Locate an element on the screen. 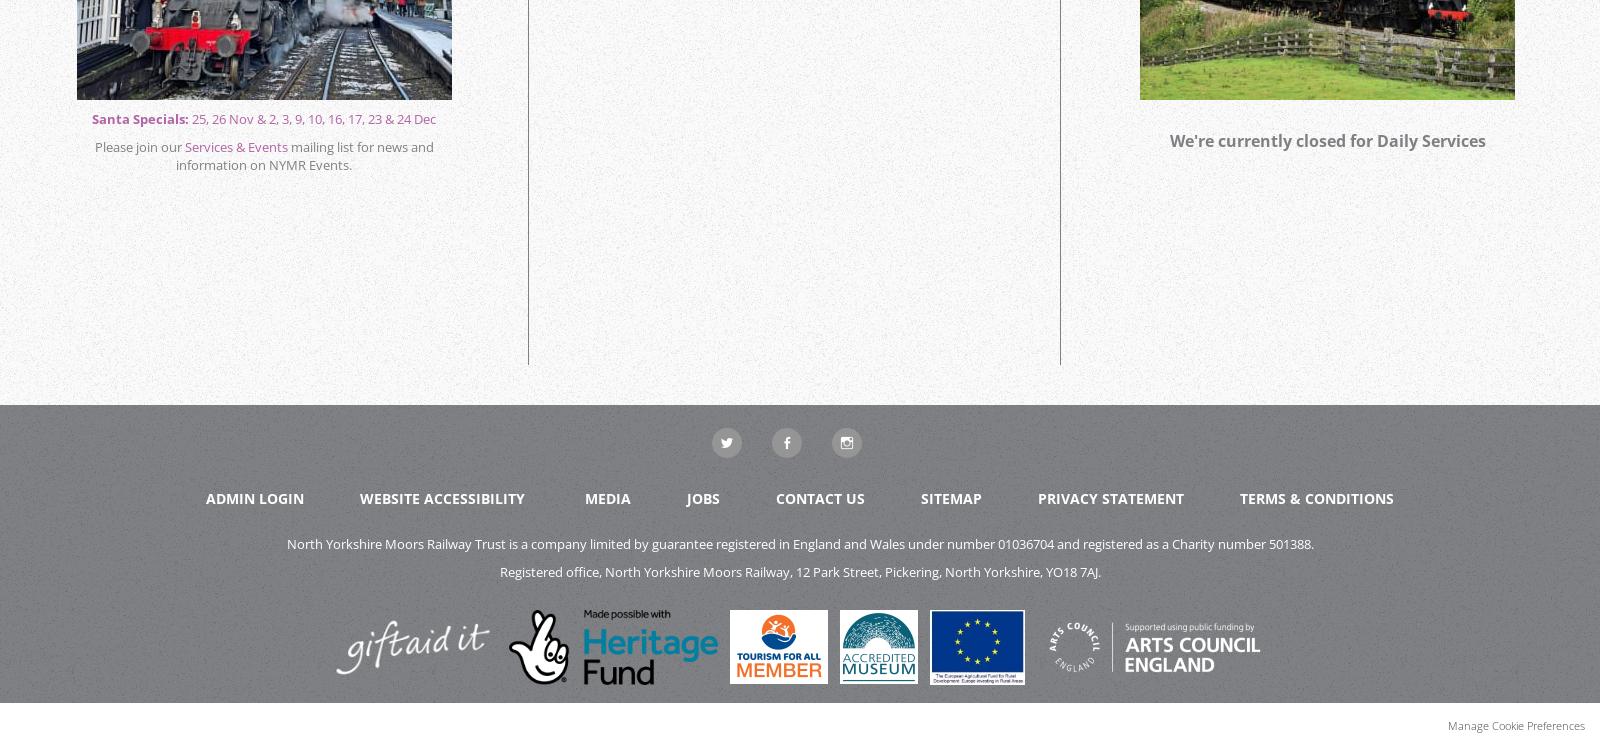  'Terms & Conditions' is located at coordinates (1315, 497).